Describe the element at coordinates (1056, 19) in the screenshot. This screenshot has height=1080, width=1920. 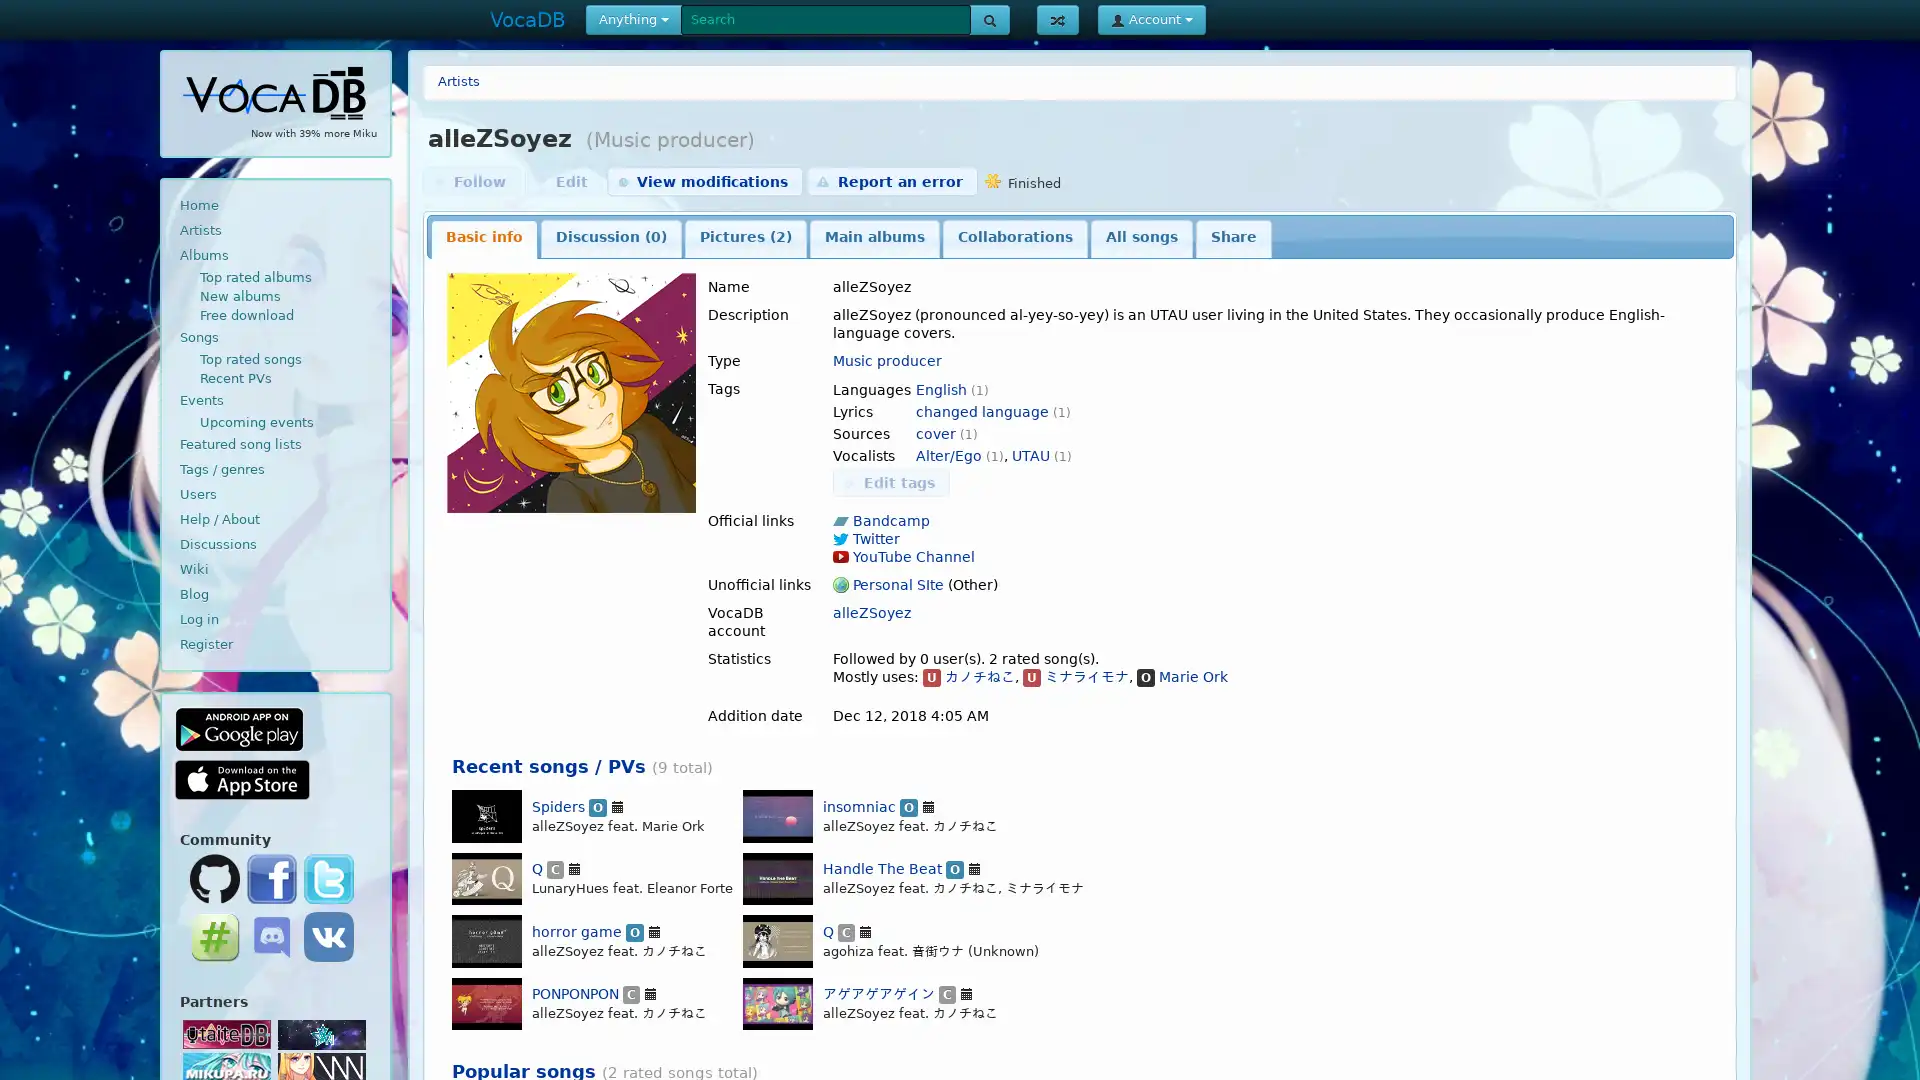
I see `Show random page` at that location.